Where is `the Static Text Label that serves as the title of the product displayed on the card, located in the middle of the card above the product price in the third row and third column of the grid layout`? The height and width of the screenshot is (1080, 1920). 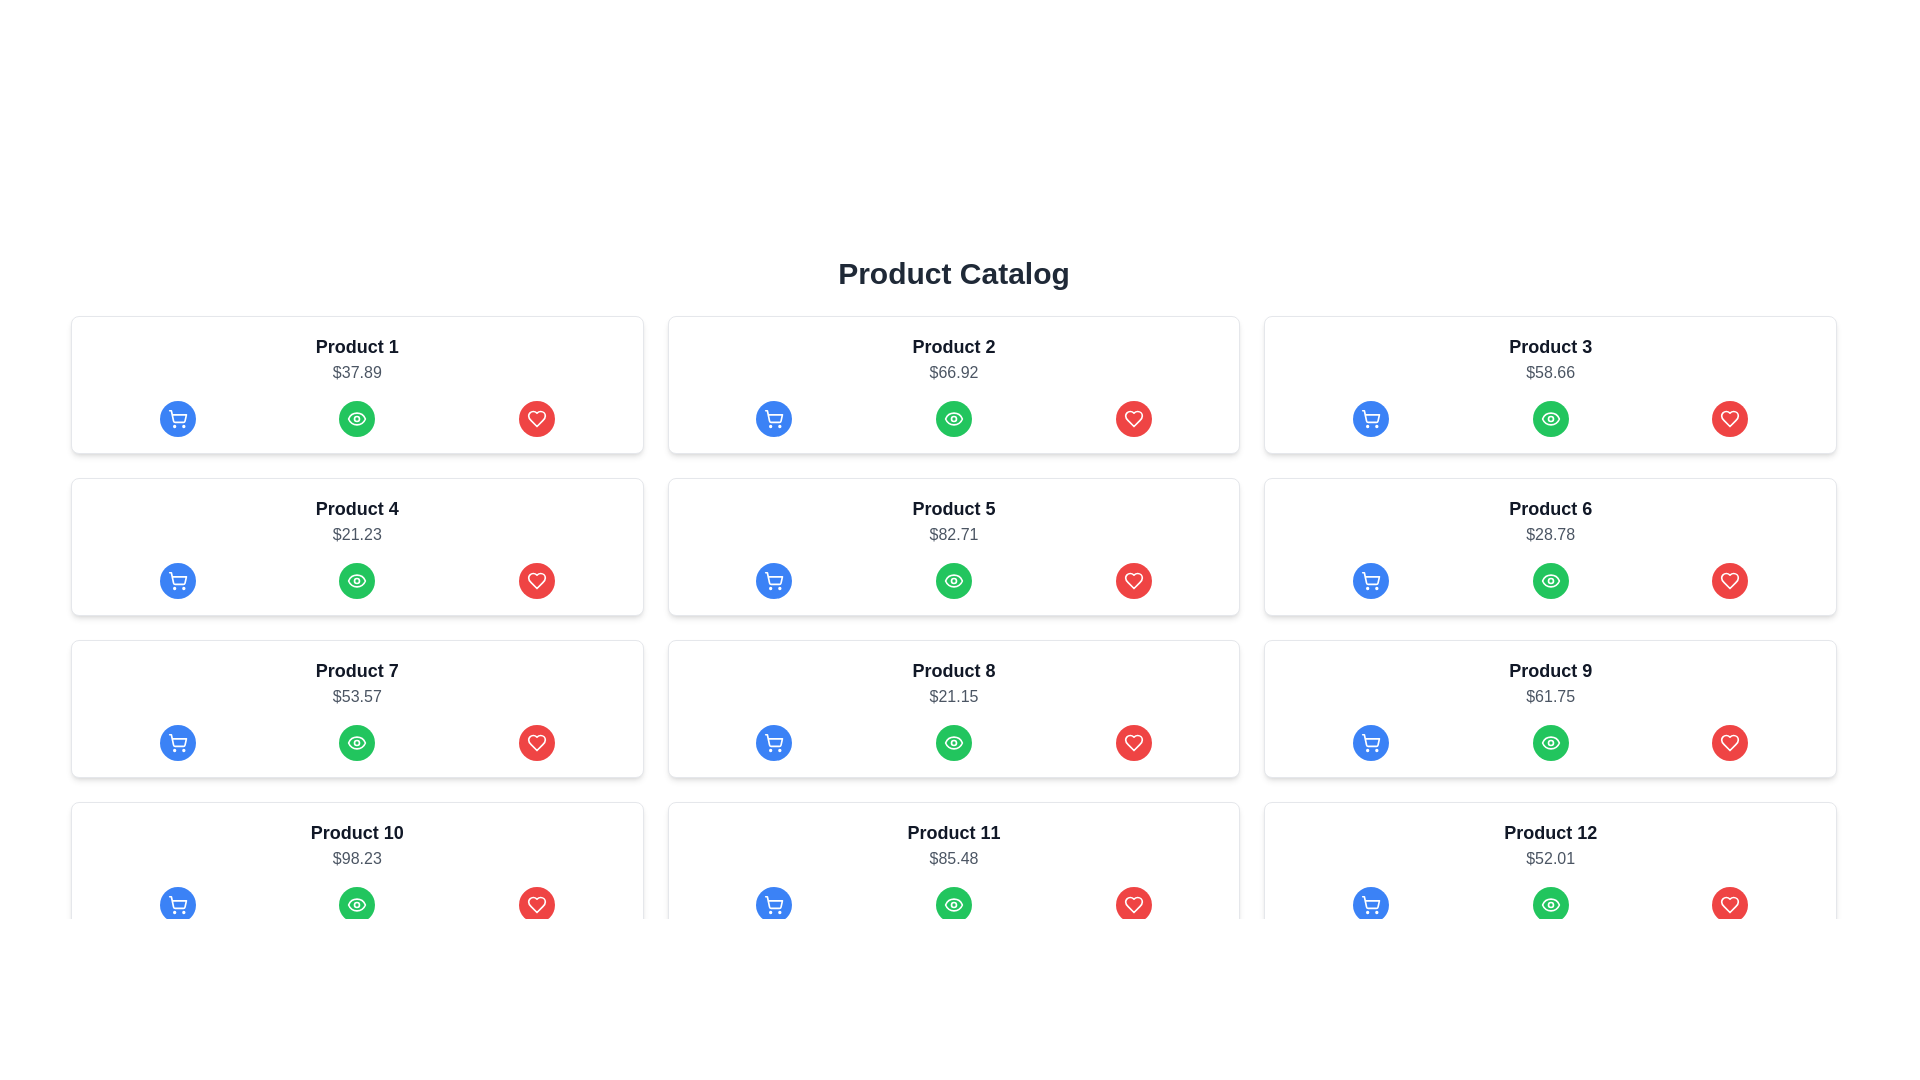
the Static Text Label that serves as the title of the product displayed on the card, located in the middle of the card above the product price in the third row and third column of the grid layout is located at coordinates (1549, 671).